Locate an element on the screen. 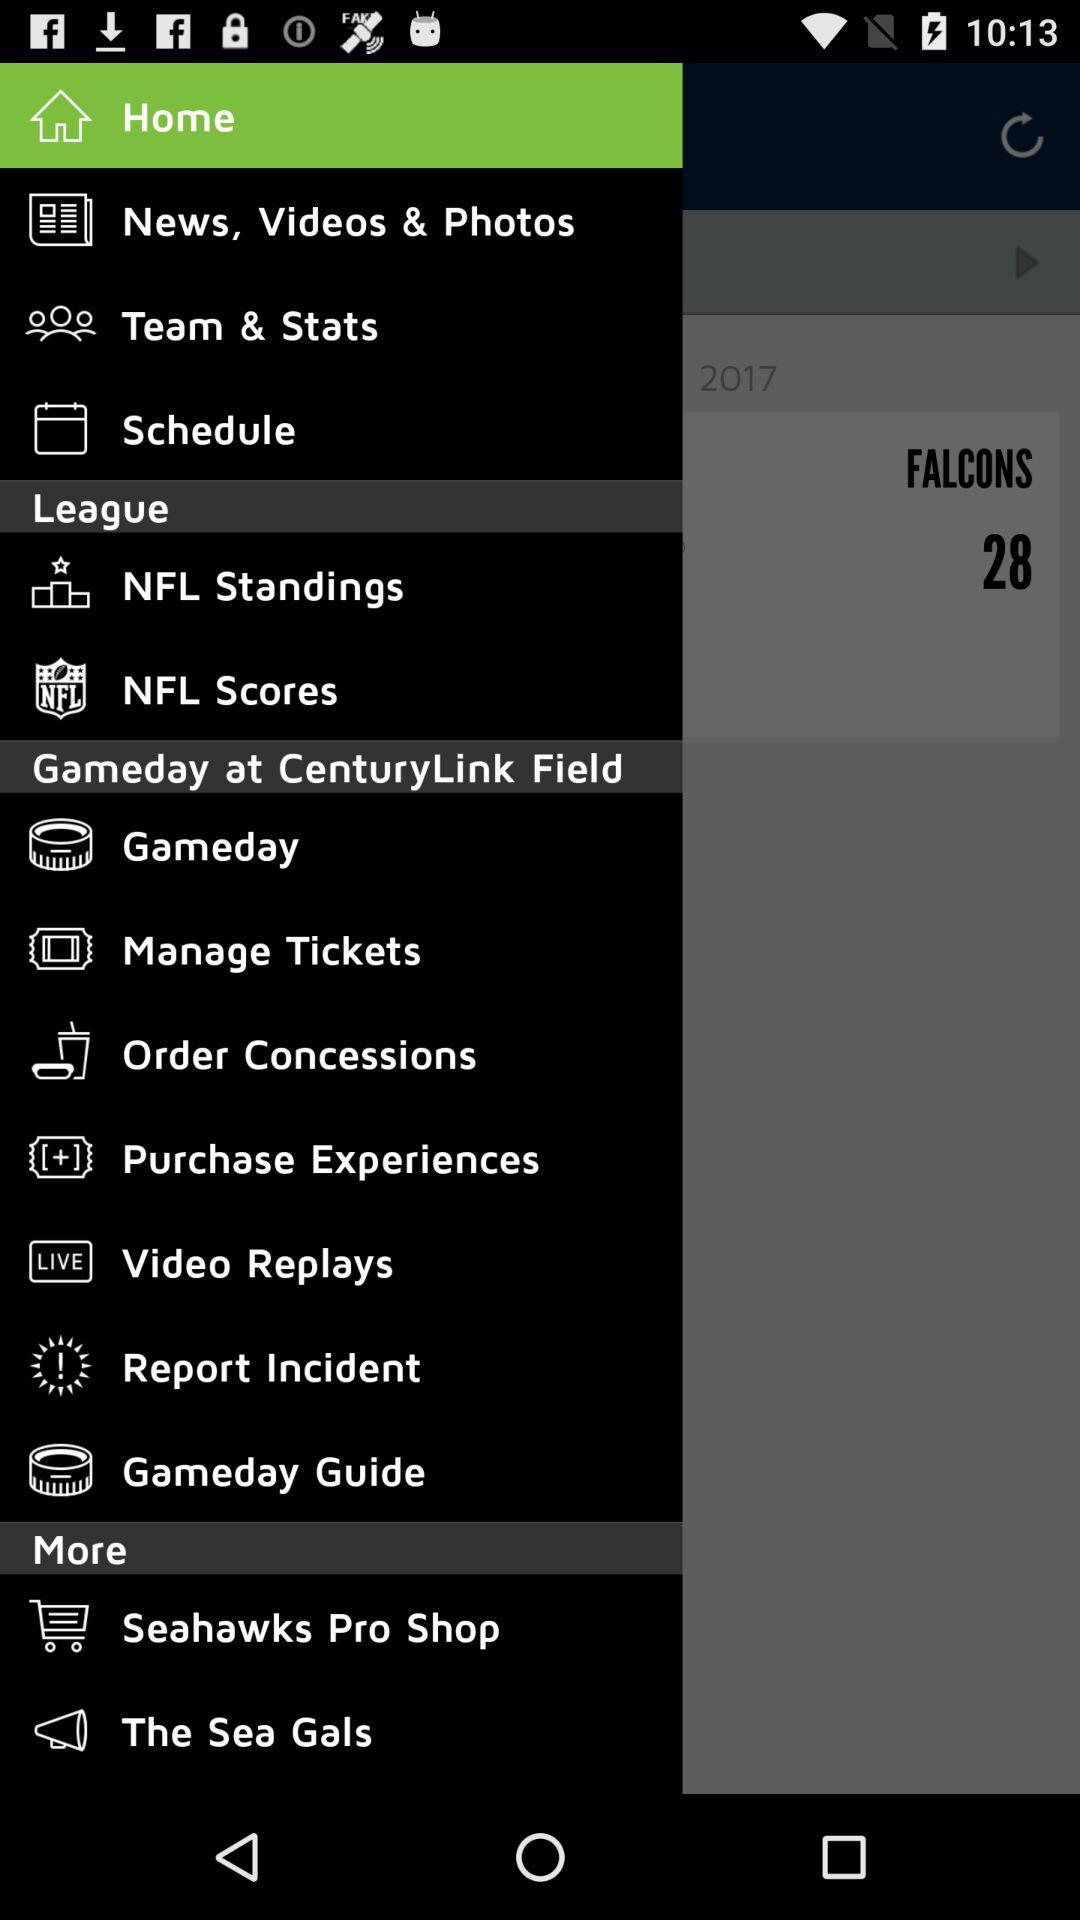 The width and height of the screenshot is (1080, 1920). the play icon is located at coordinates (1027, 279).